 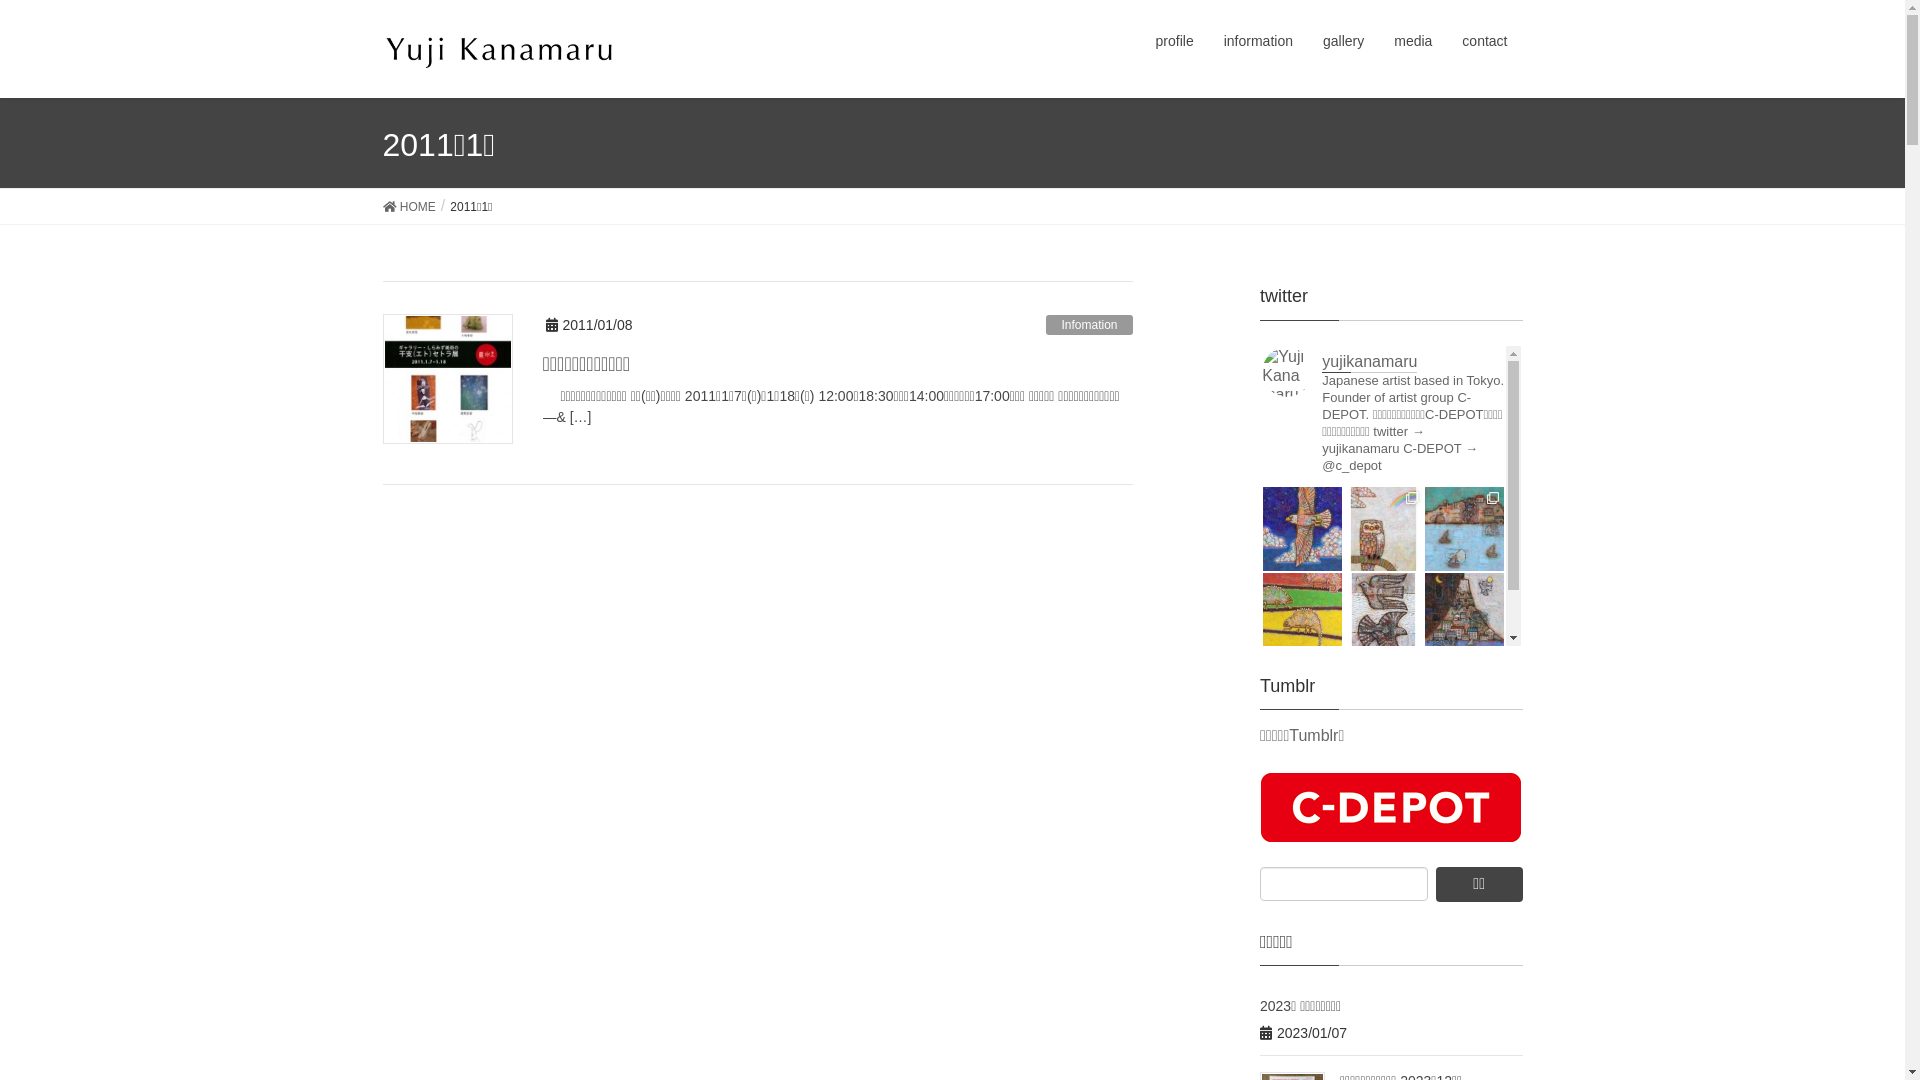 I want to click on 'HOME', so click(x=382, y=206).